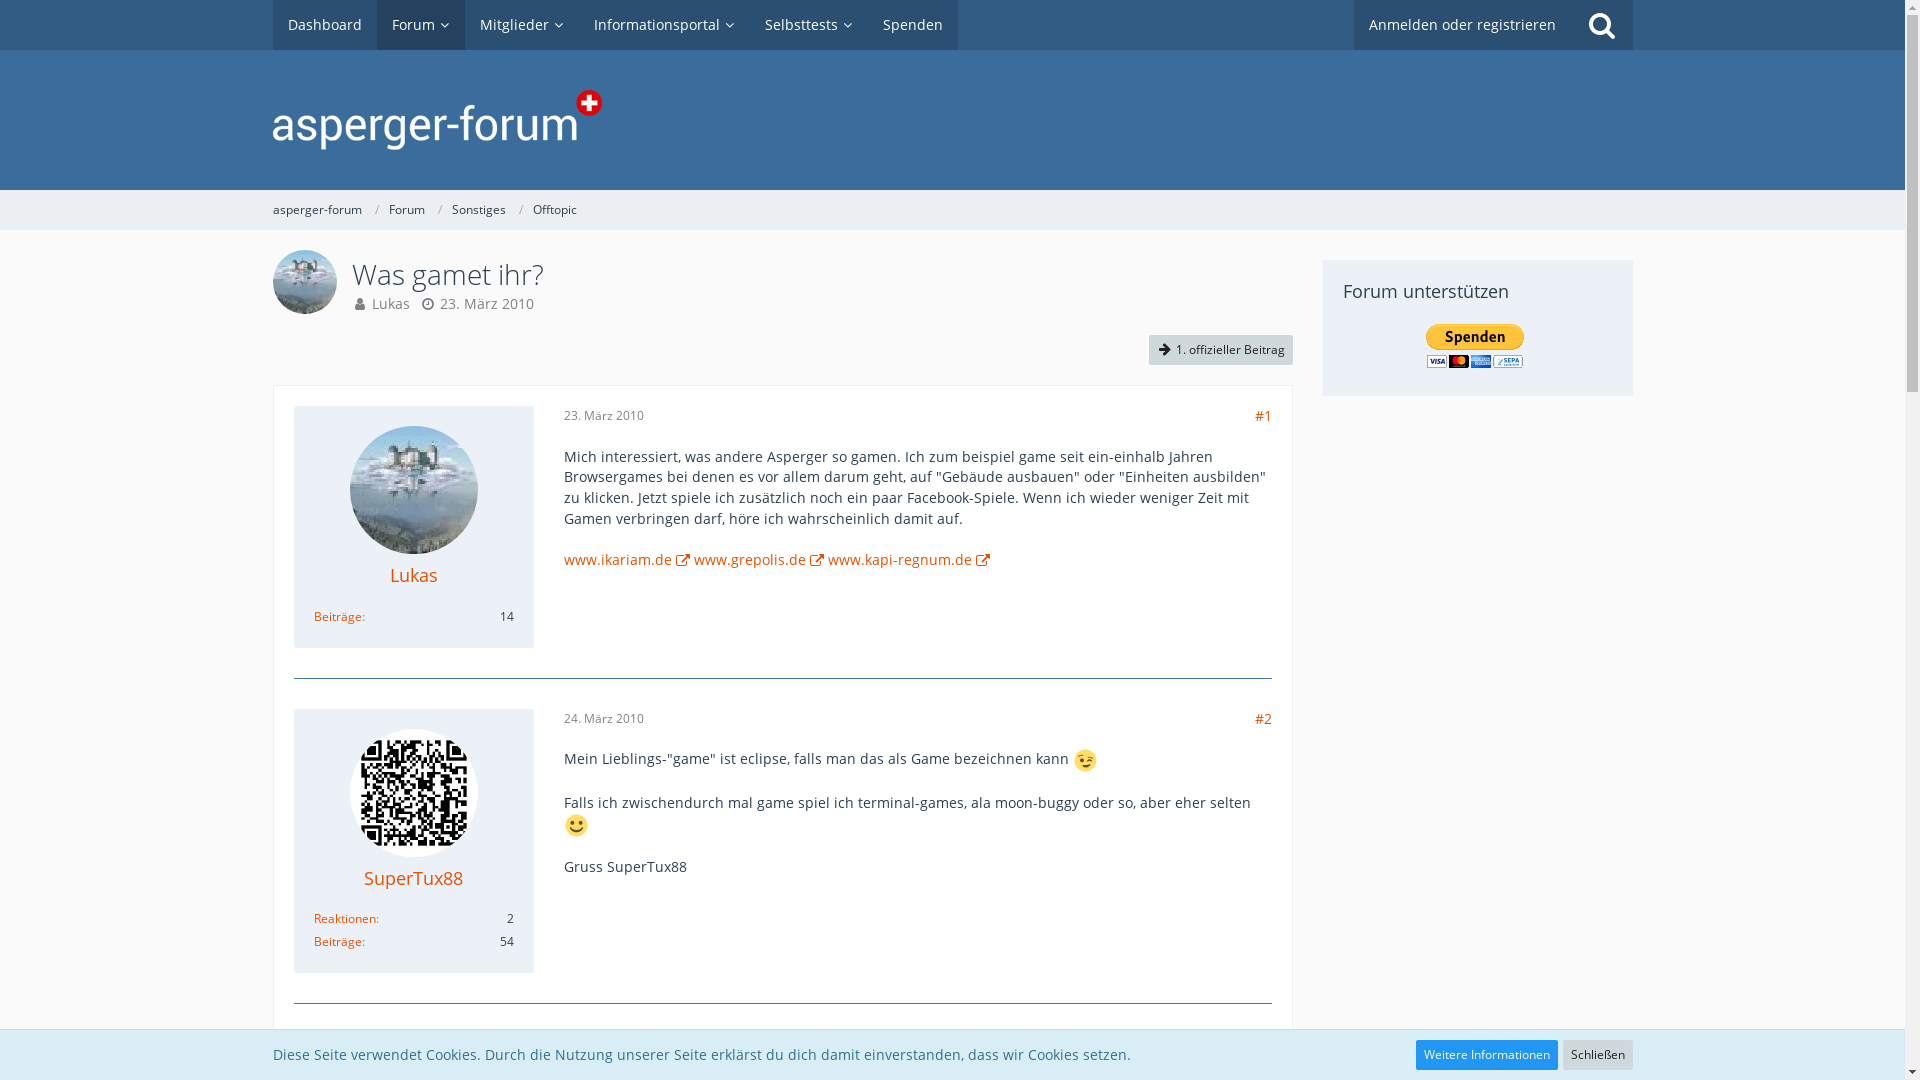 This screenshot has width=1920, height=1080. I want to click on 'Mitglieder', so click(521, 24).